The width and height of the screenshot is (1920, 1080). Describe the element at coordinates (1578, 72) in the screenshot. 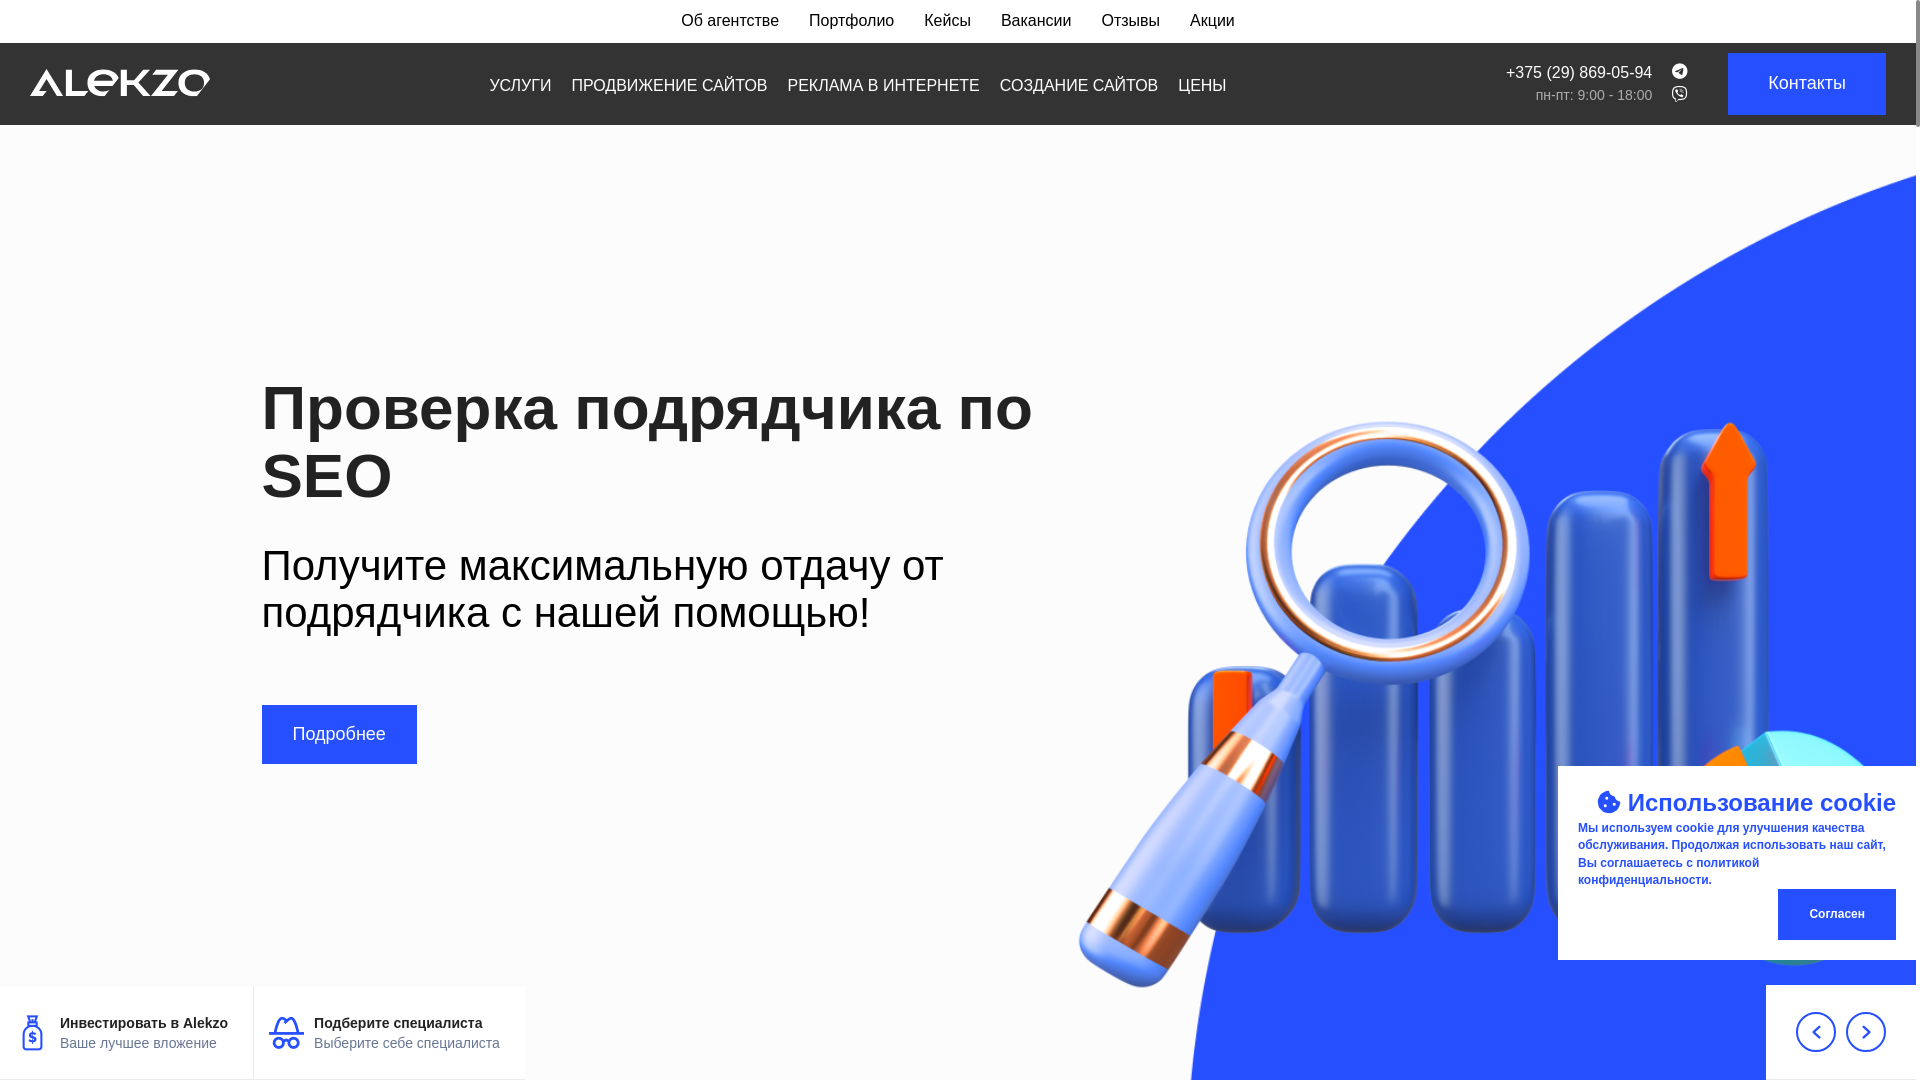

I see `'+375 (29) 869-05-94'` at that location.